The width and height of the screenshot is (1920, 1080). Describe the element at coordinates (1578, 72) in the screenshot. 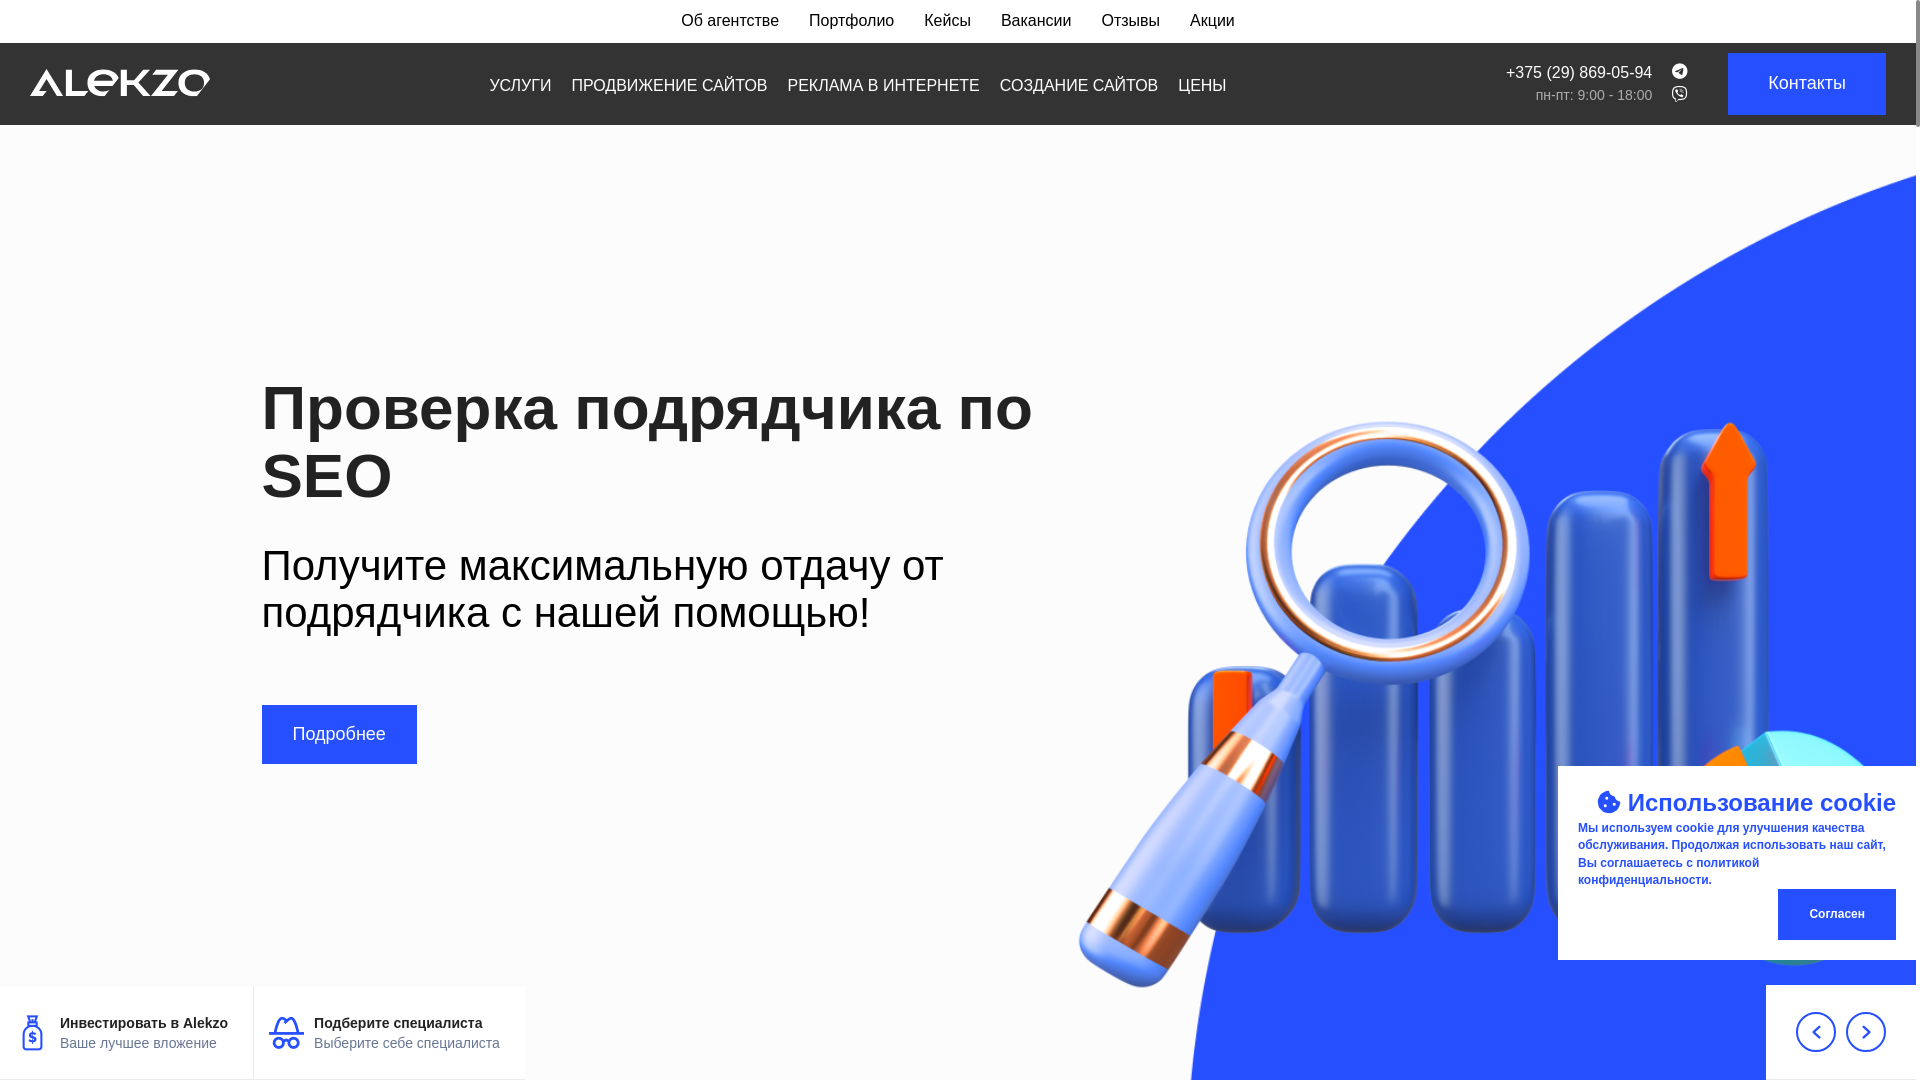

I see `'+375 (29) 869-05-94'` at that location.